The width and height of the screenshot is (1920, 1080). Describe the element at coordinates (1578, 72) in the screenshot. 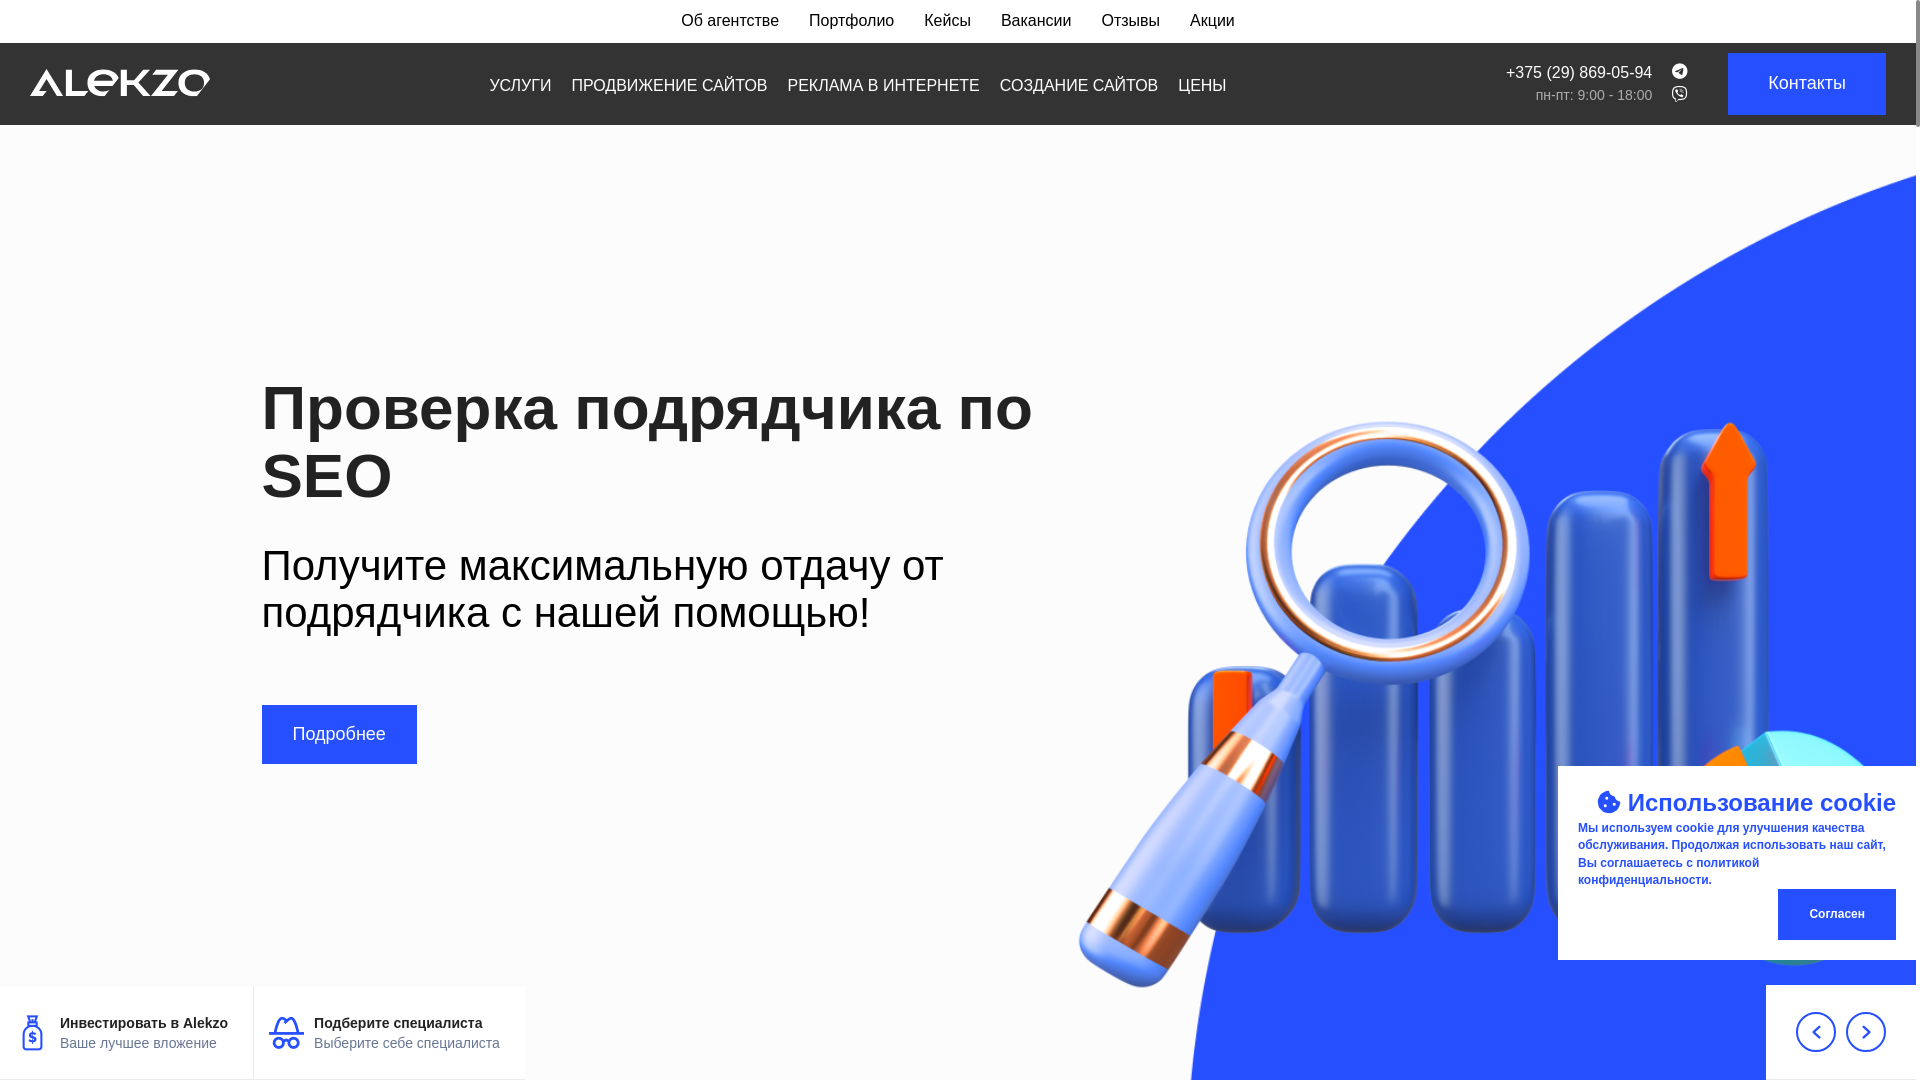

I see `'+375 (29) 869-05-94'` at that location.